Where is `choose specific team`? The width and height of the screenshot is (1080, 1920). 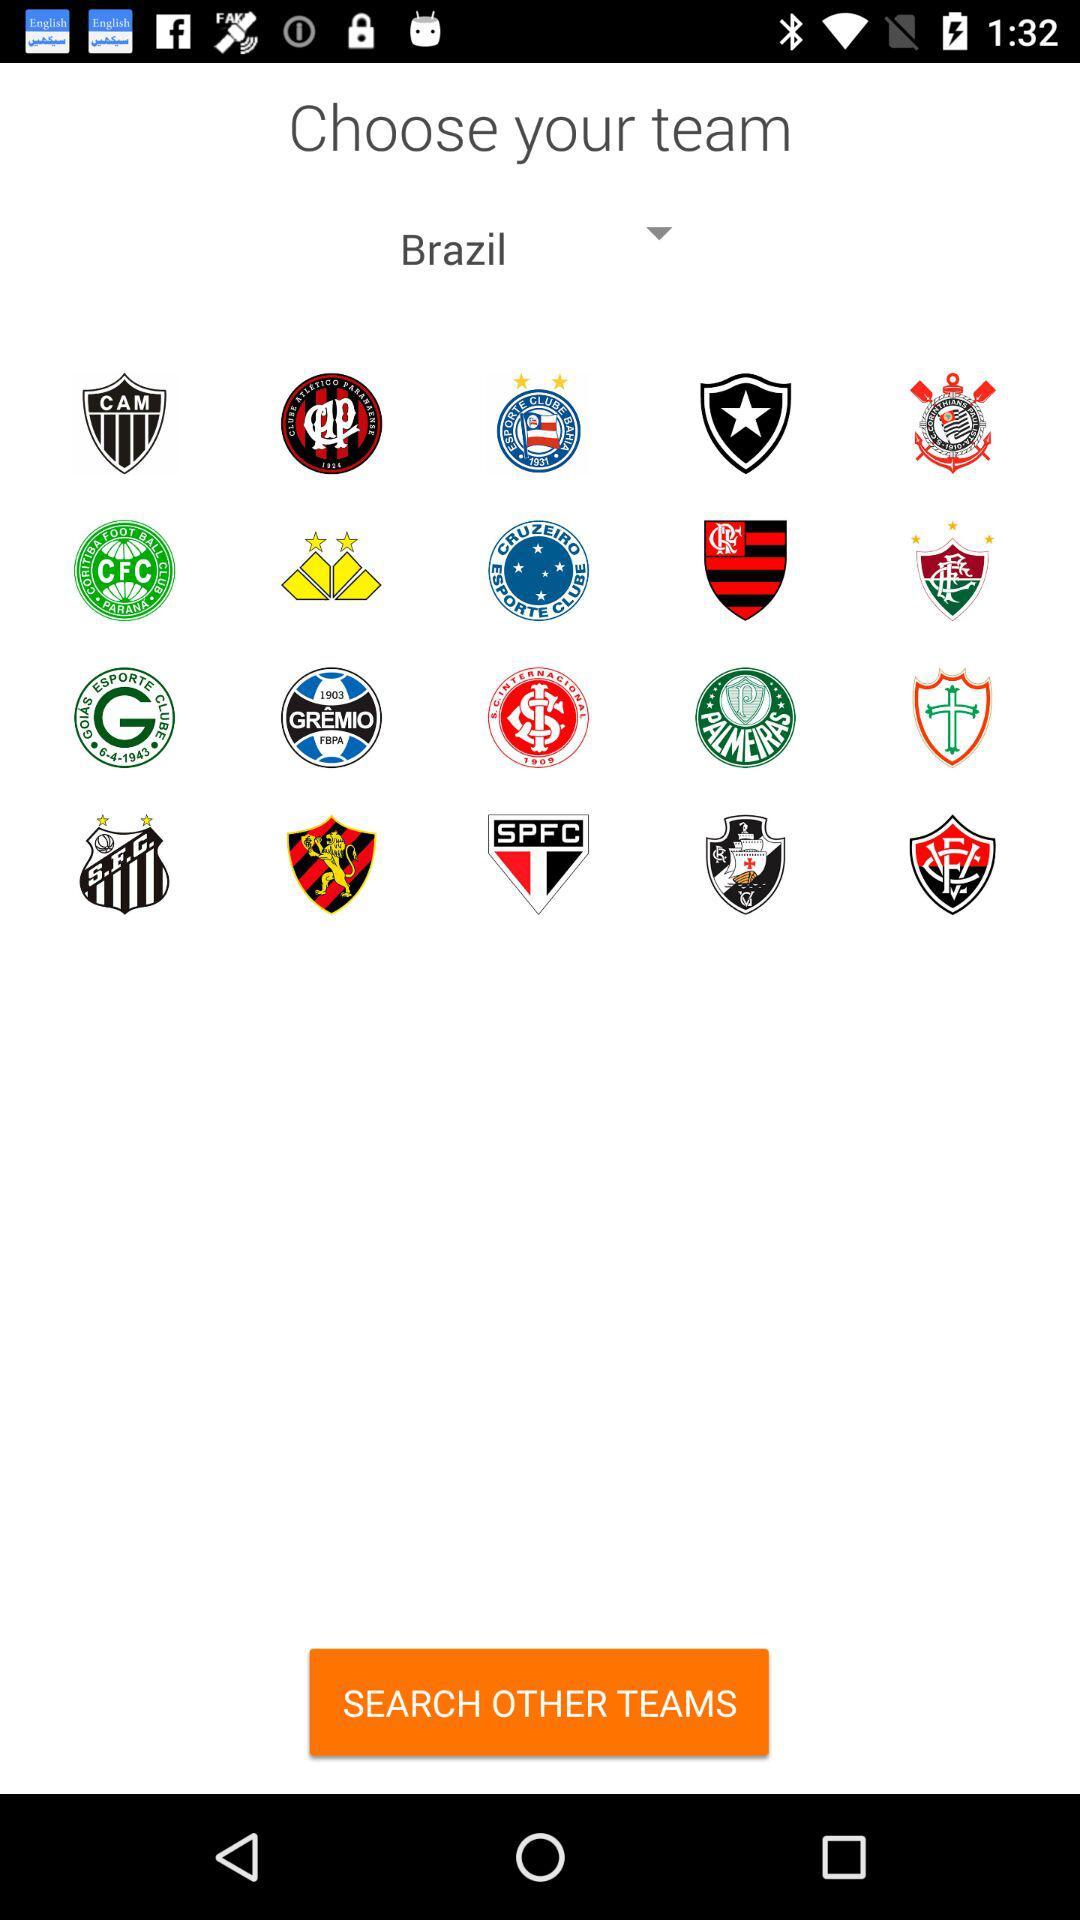 choose specific team is located at coordinates (951, 864).